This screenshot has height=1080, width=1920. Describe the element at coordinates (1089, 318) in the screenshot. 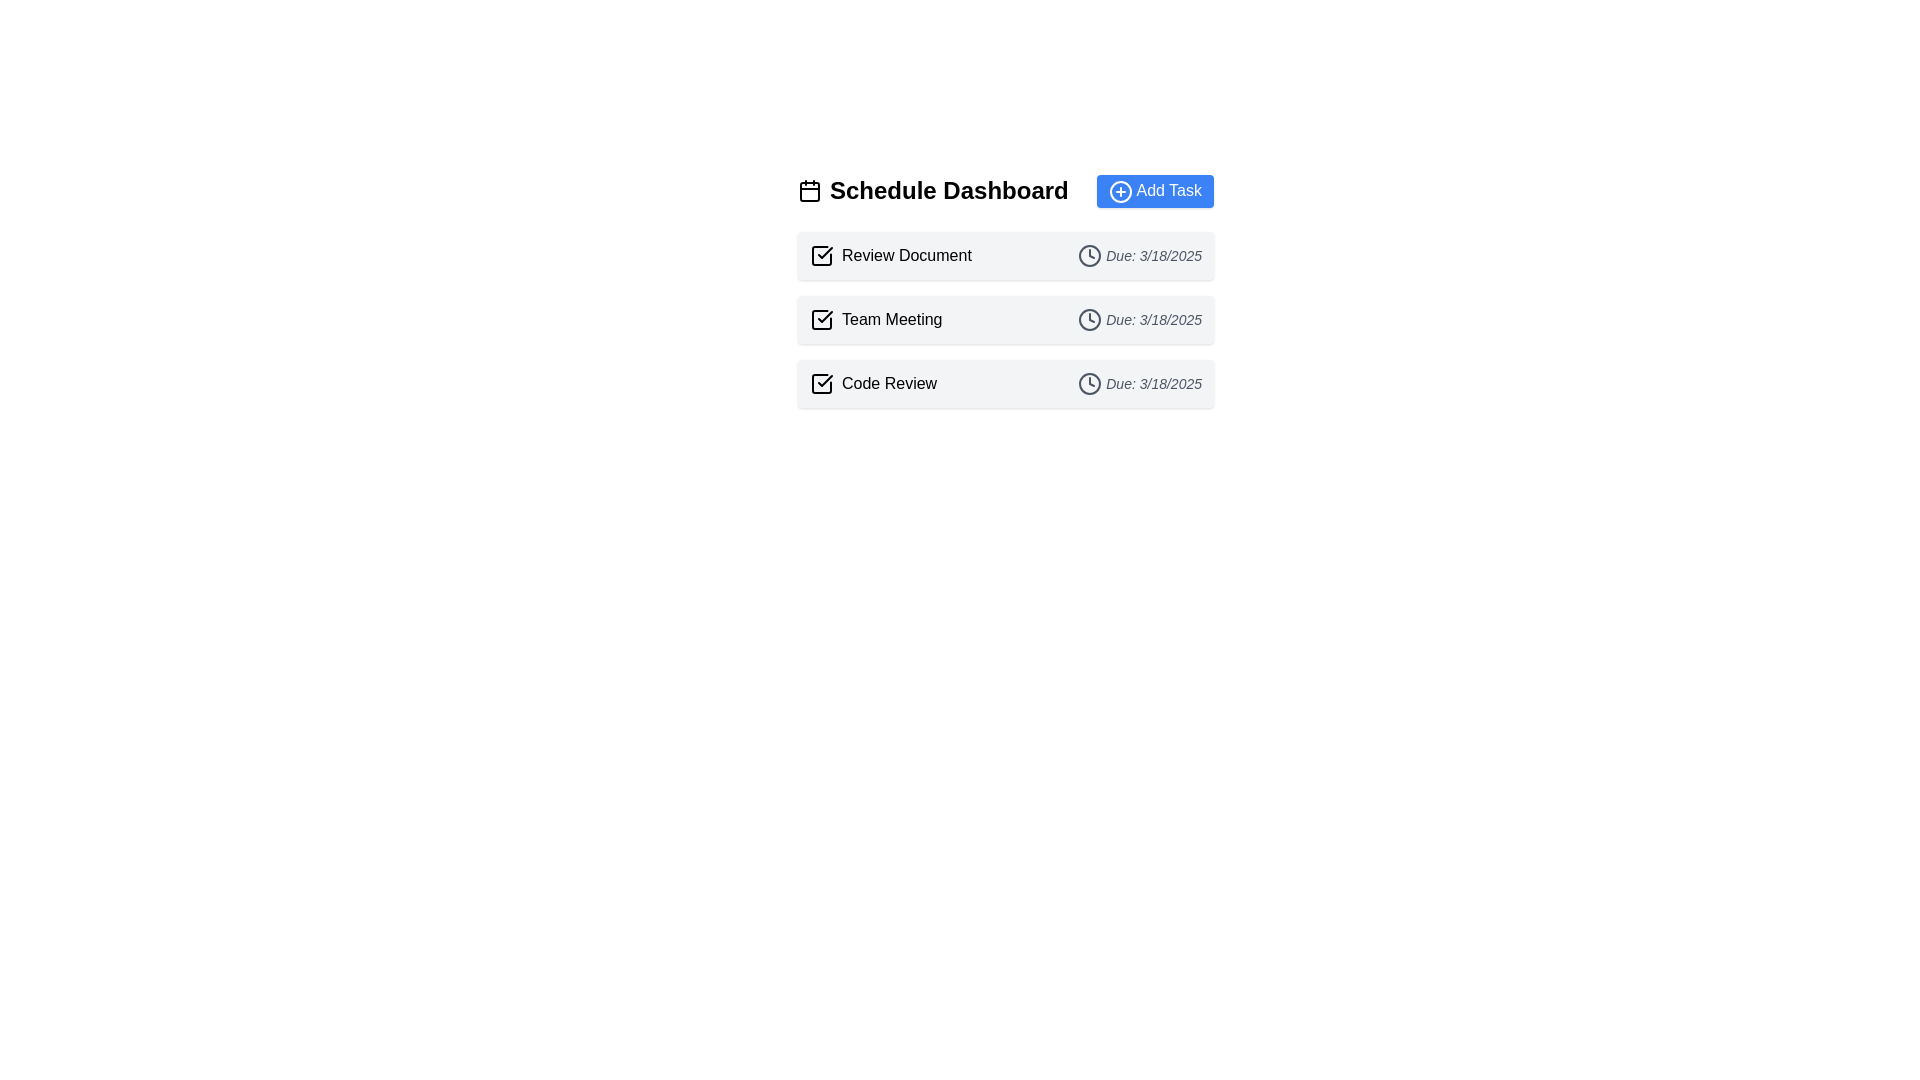

I see `the circular element representing the clock's face in the SVG clock icon, which has a dark border and a white fill, located to the right of the 'Team Meeting' task in the second row of the task list` at that location.